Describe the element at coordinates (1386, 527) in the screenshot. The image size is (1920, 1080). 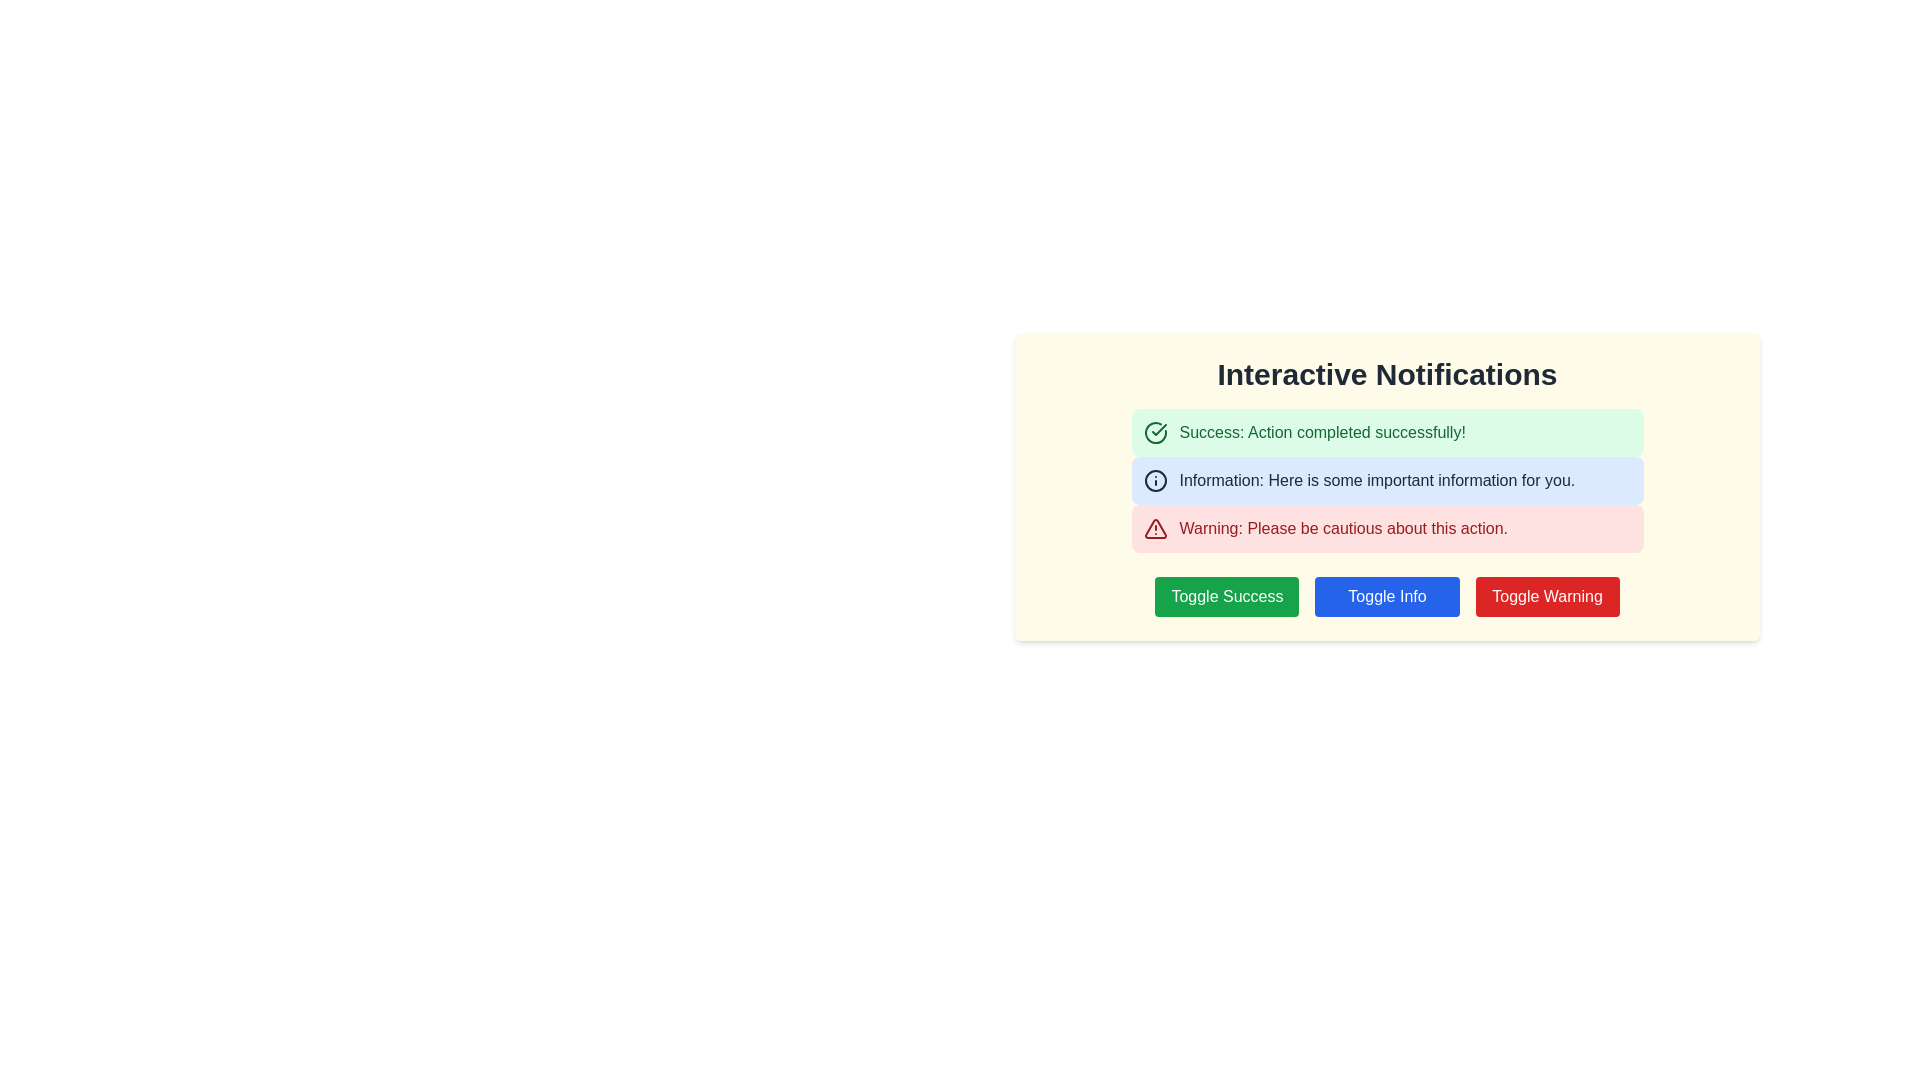
I see `warning message displayed in the Notification box, which is the third notification under 'Interactive Notifications', located between the blue 'Information' notification and the buttons at the bottom` at that location.